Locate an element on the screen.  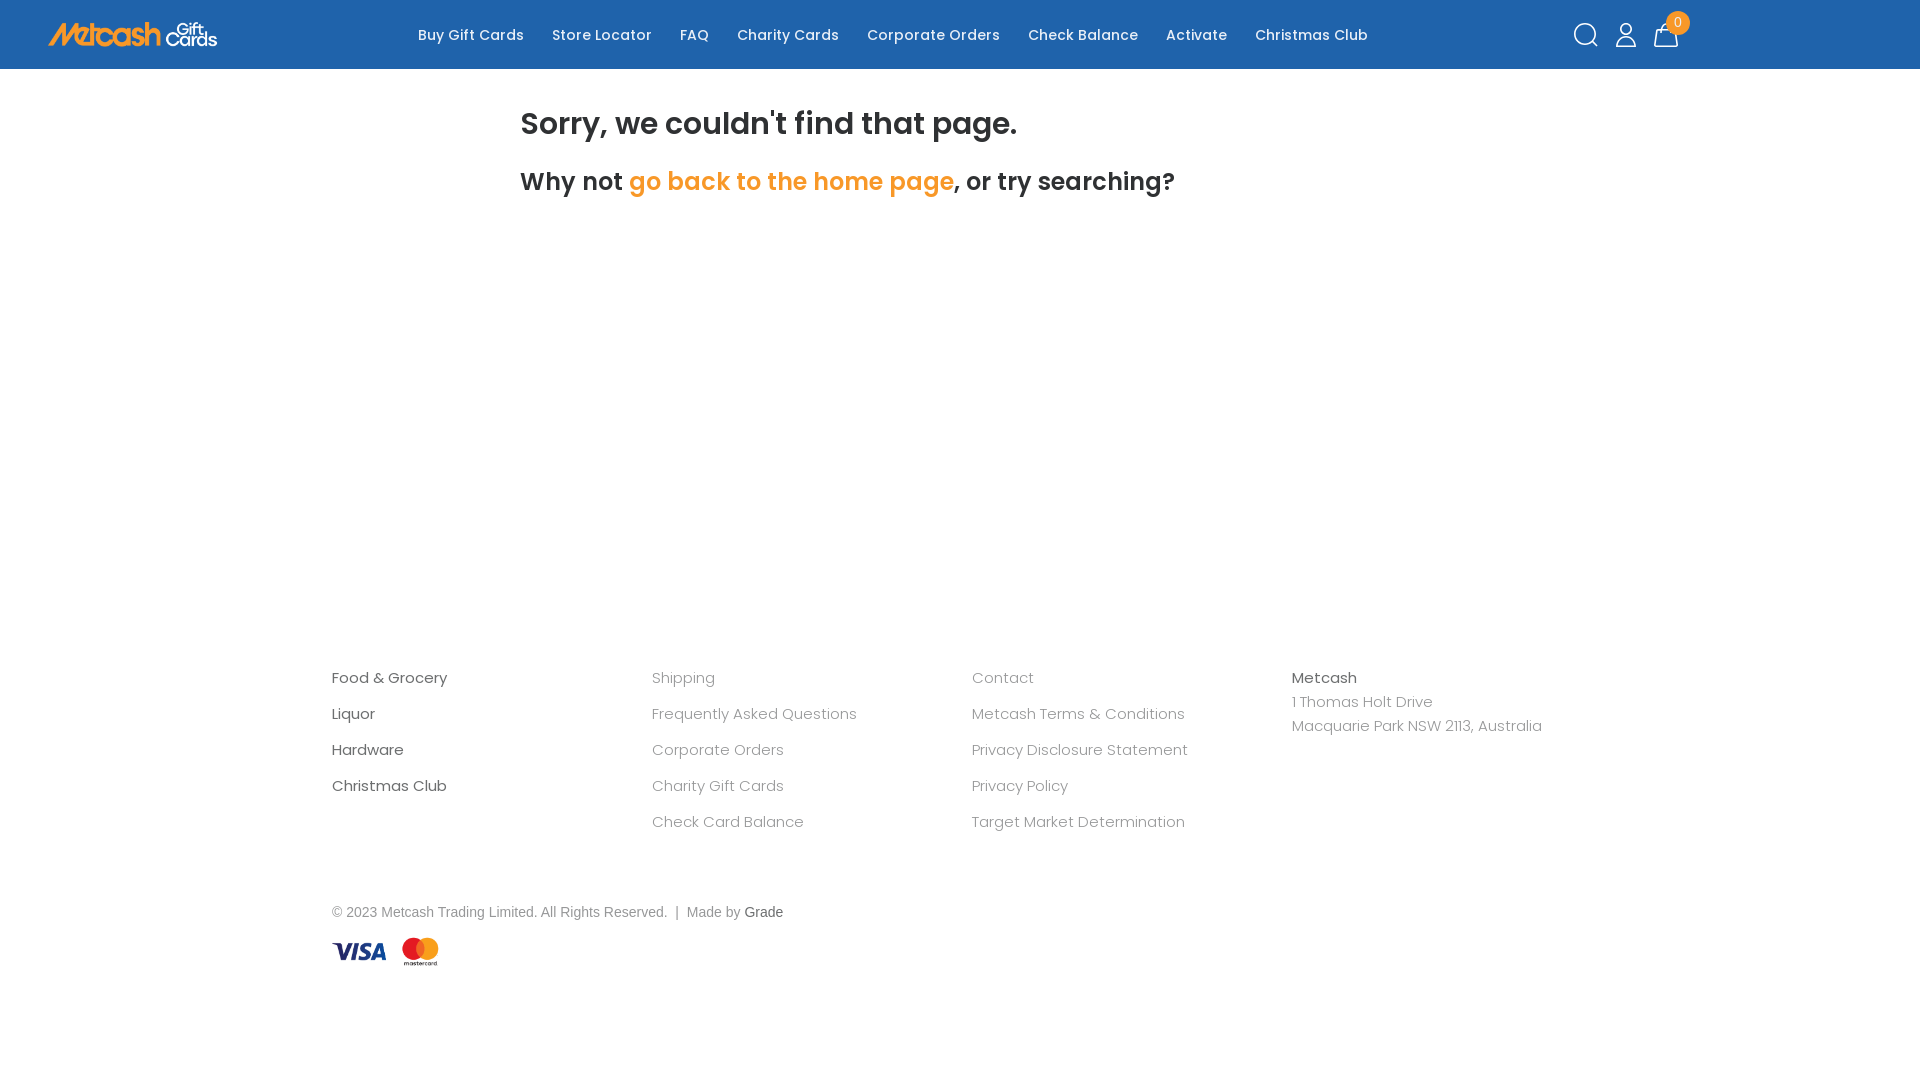
'Food & Grocery' is located at coordinates (389, 676).